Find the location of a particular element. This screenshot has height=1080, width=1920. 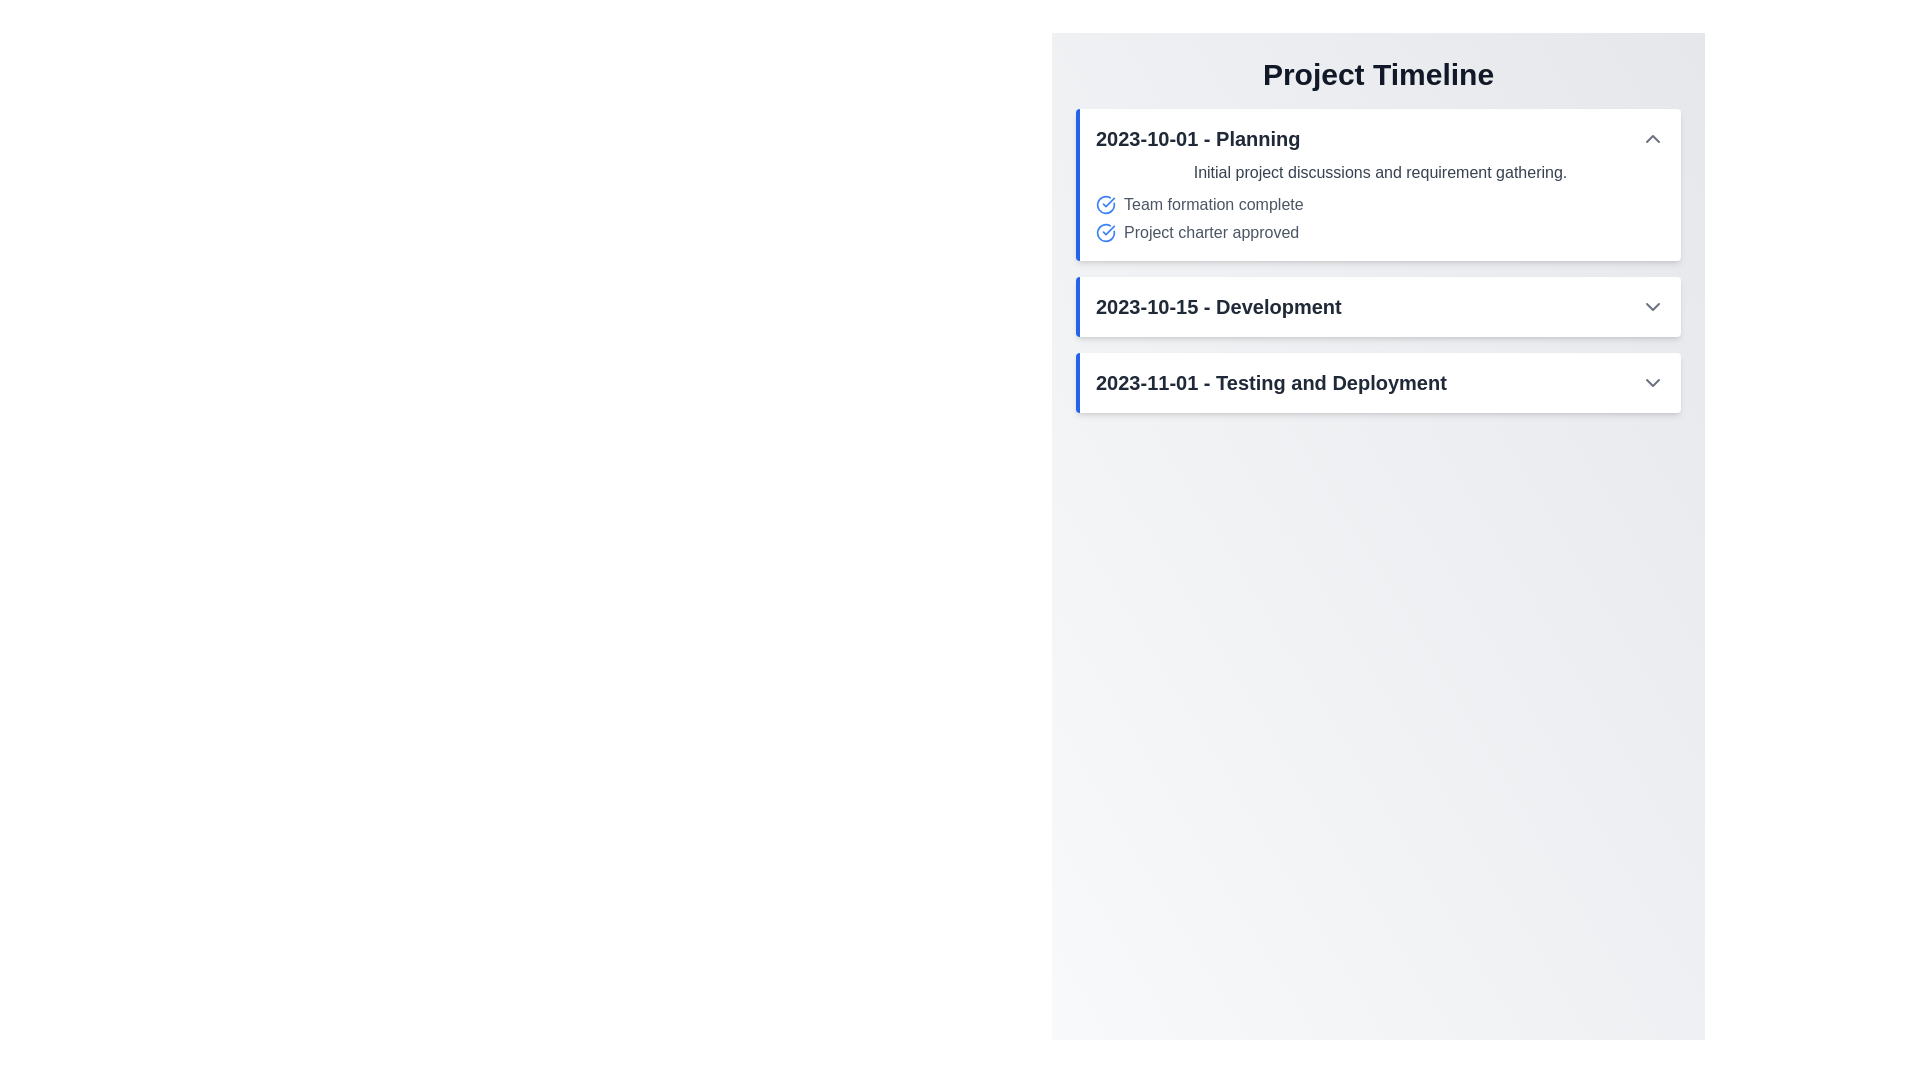

the informational card titled '2023-10-01 - Planning' located at the top of the 'Project Timeline' section is located at coordinates (1377, 185).